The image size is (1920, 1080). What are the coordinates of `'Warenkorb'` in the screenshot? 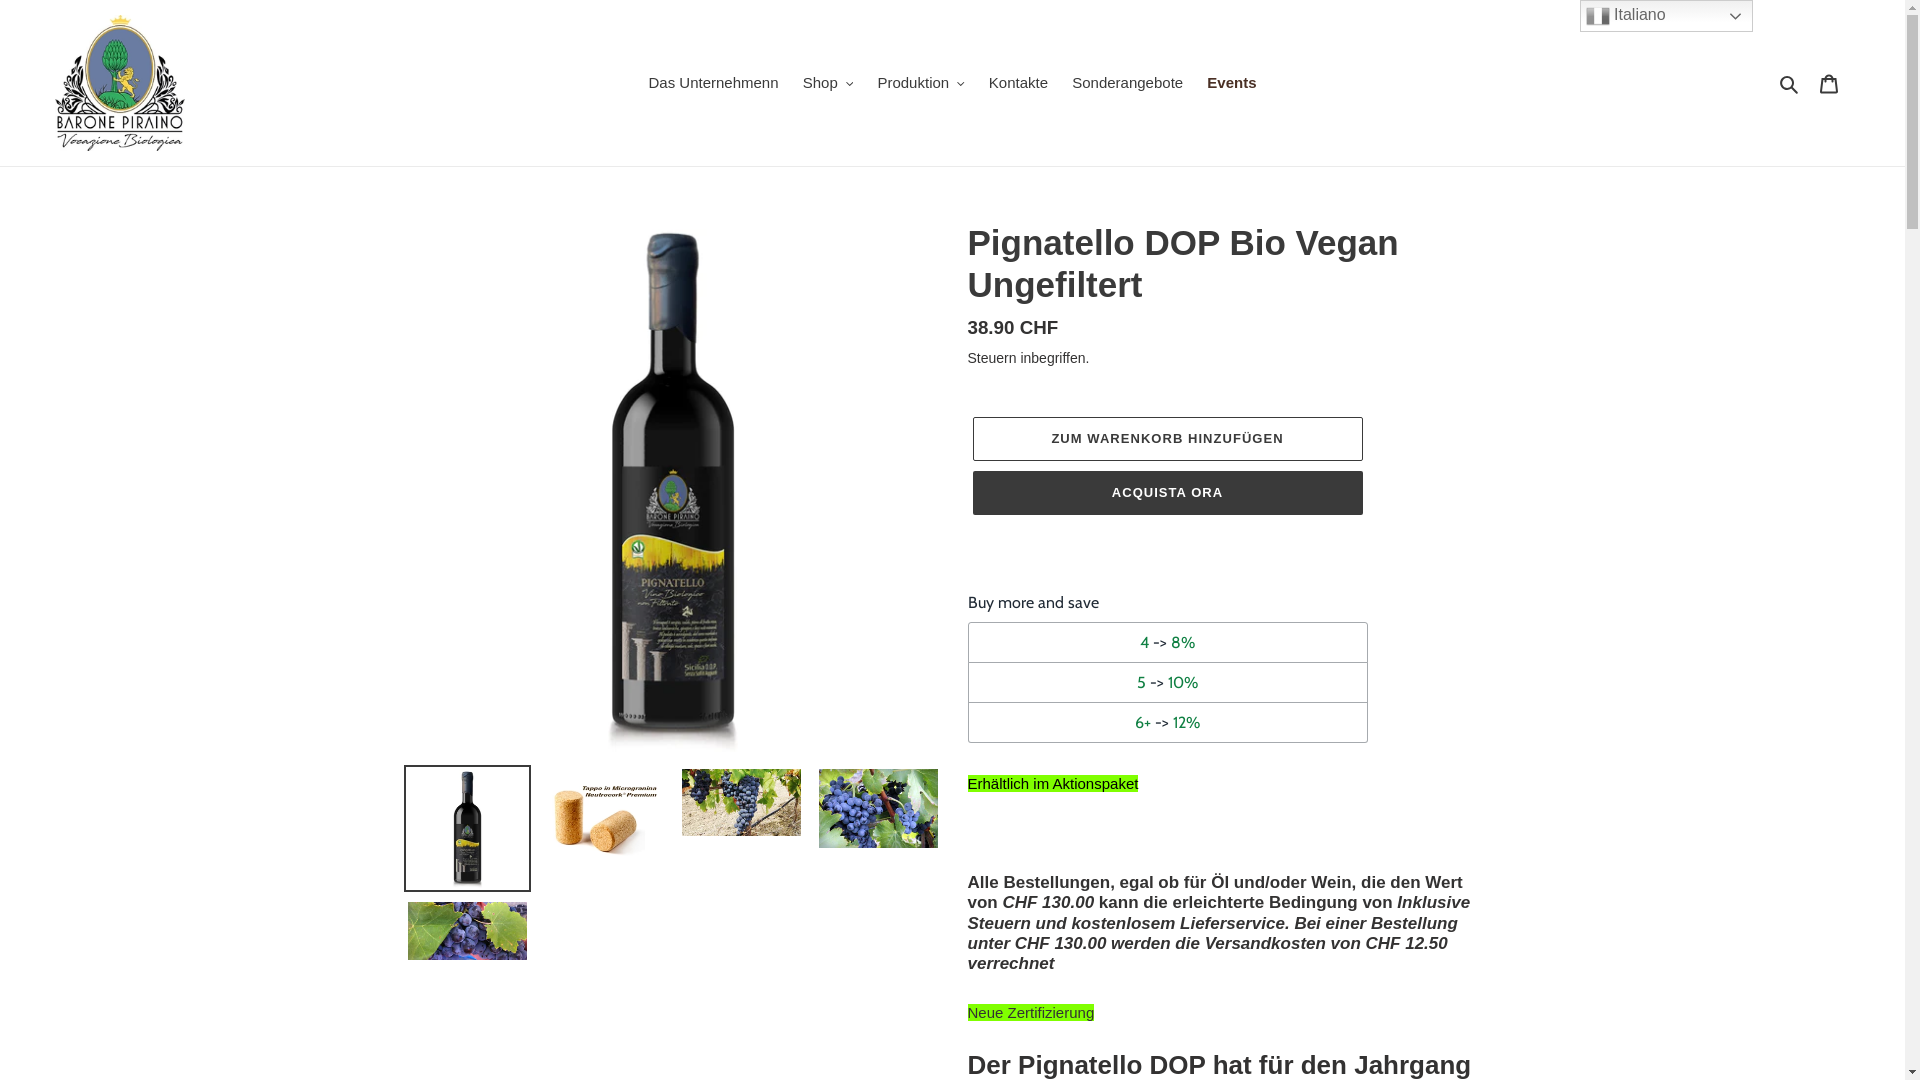 It's located at (1828, 82).